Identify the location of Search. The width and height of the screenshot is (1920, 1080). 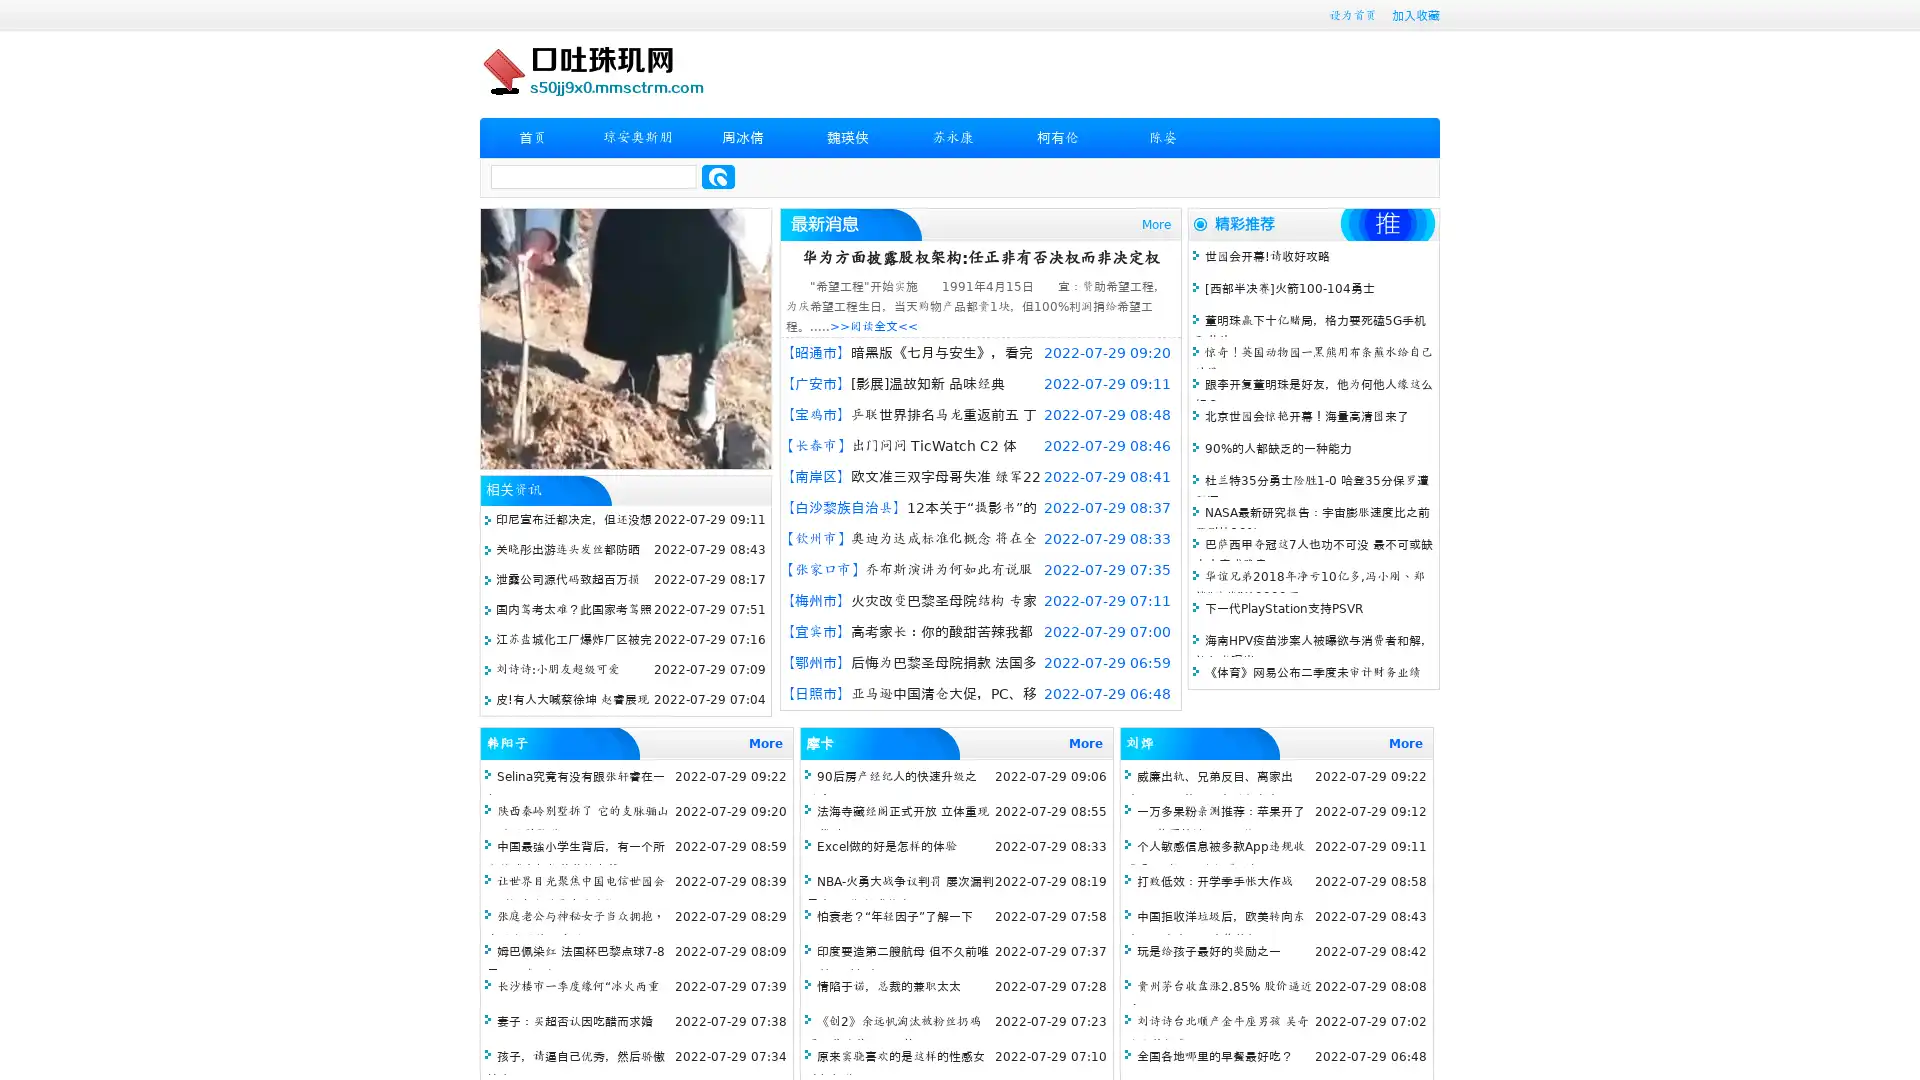
(718, 176).